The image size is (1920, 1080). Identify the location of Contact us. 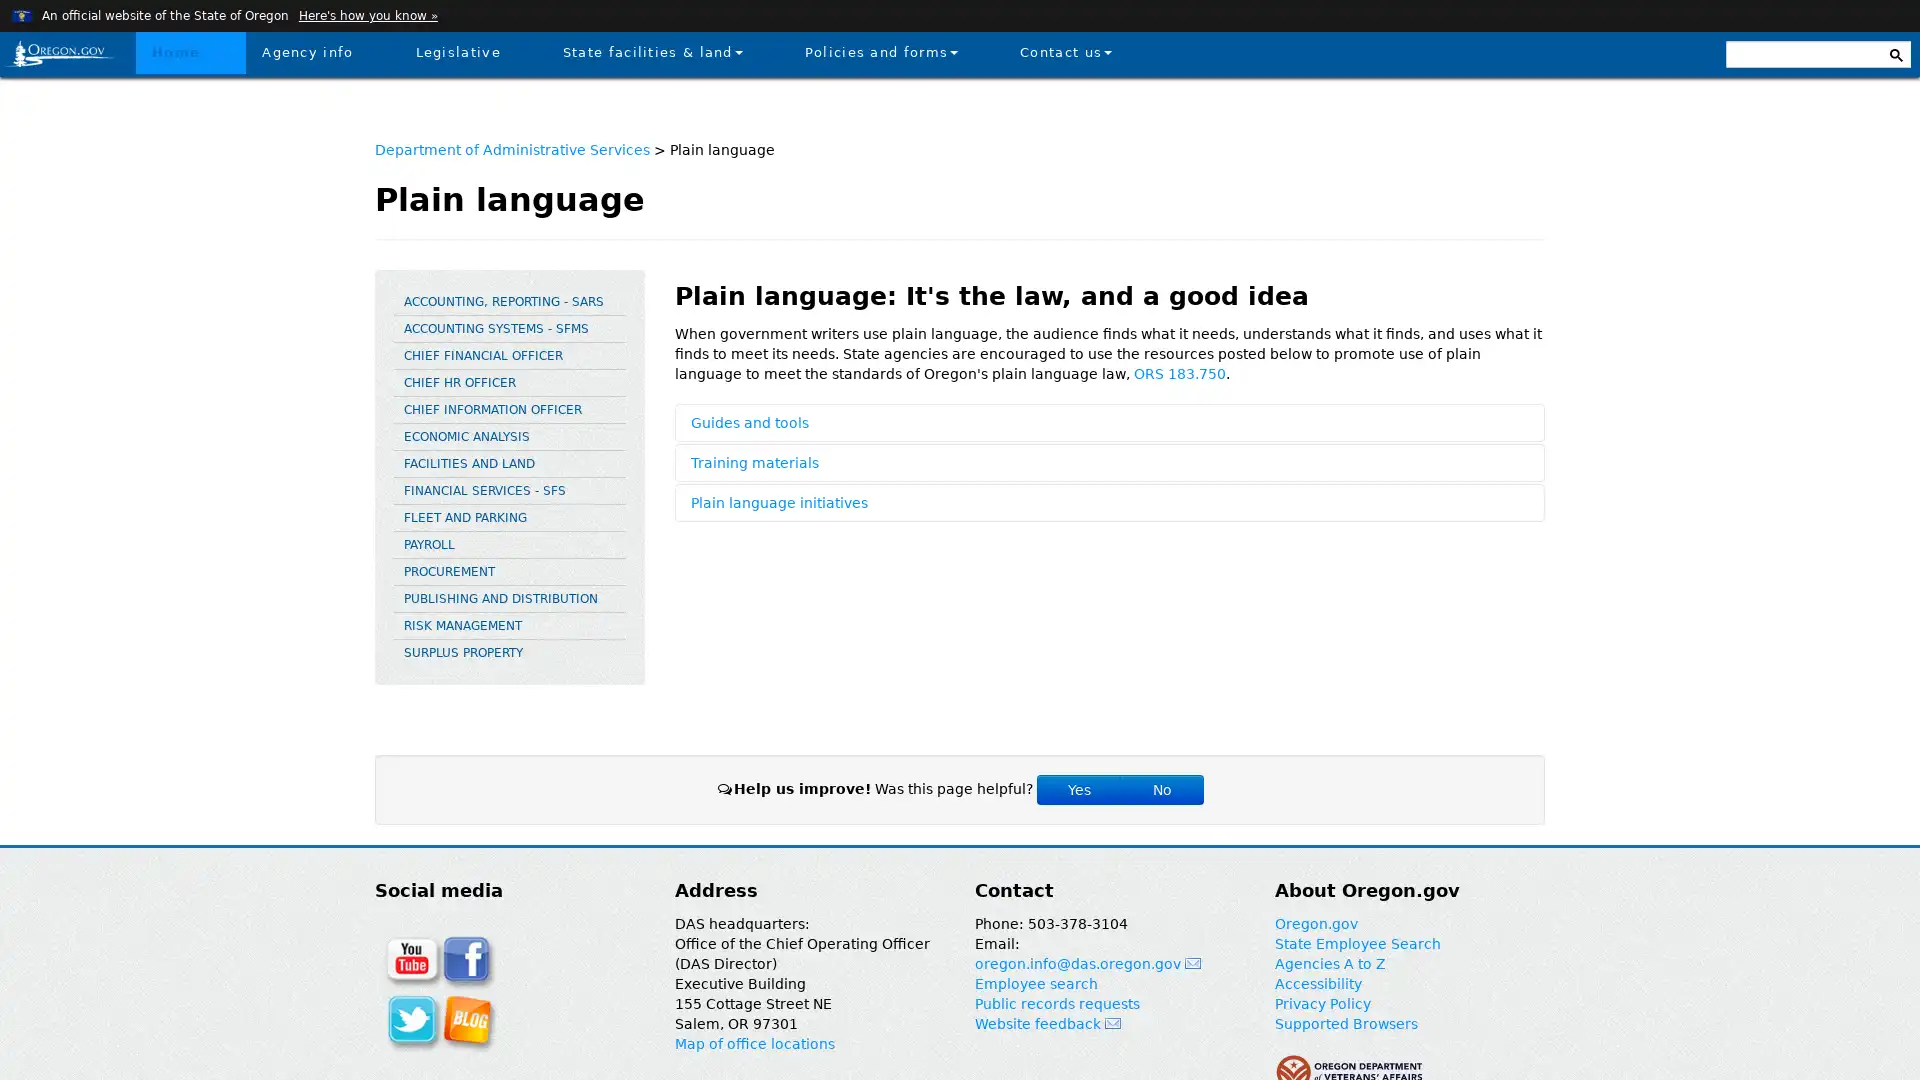
(1064, 50).